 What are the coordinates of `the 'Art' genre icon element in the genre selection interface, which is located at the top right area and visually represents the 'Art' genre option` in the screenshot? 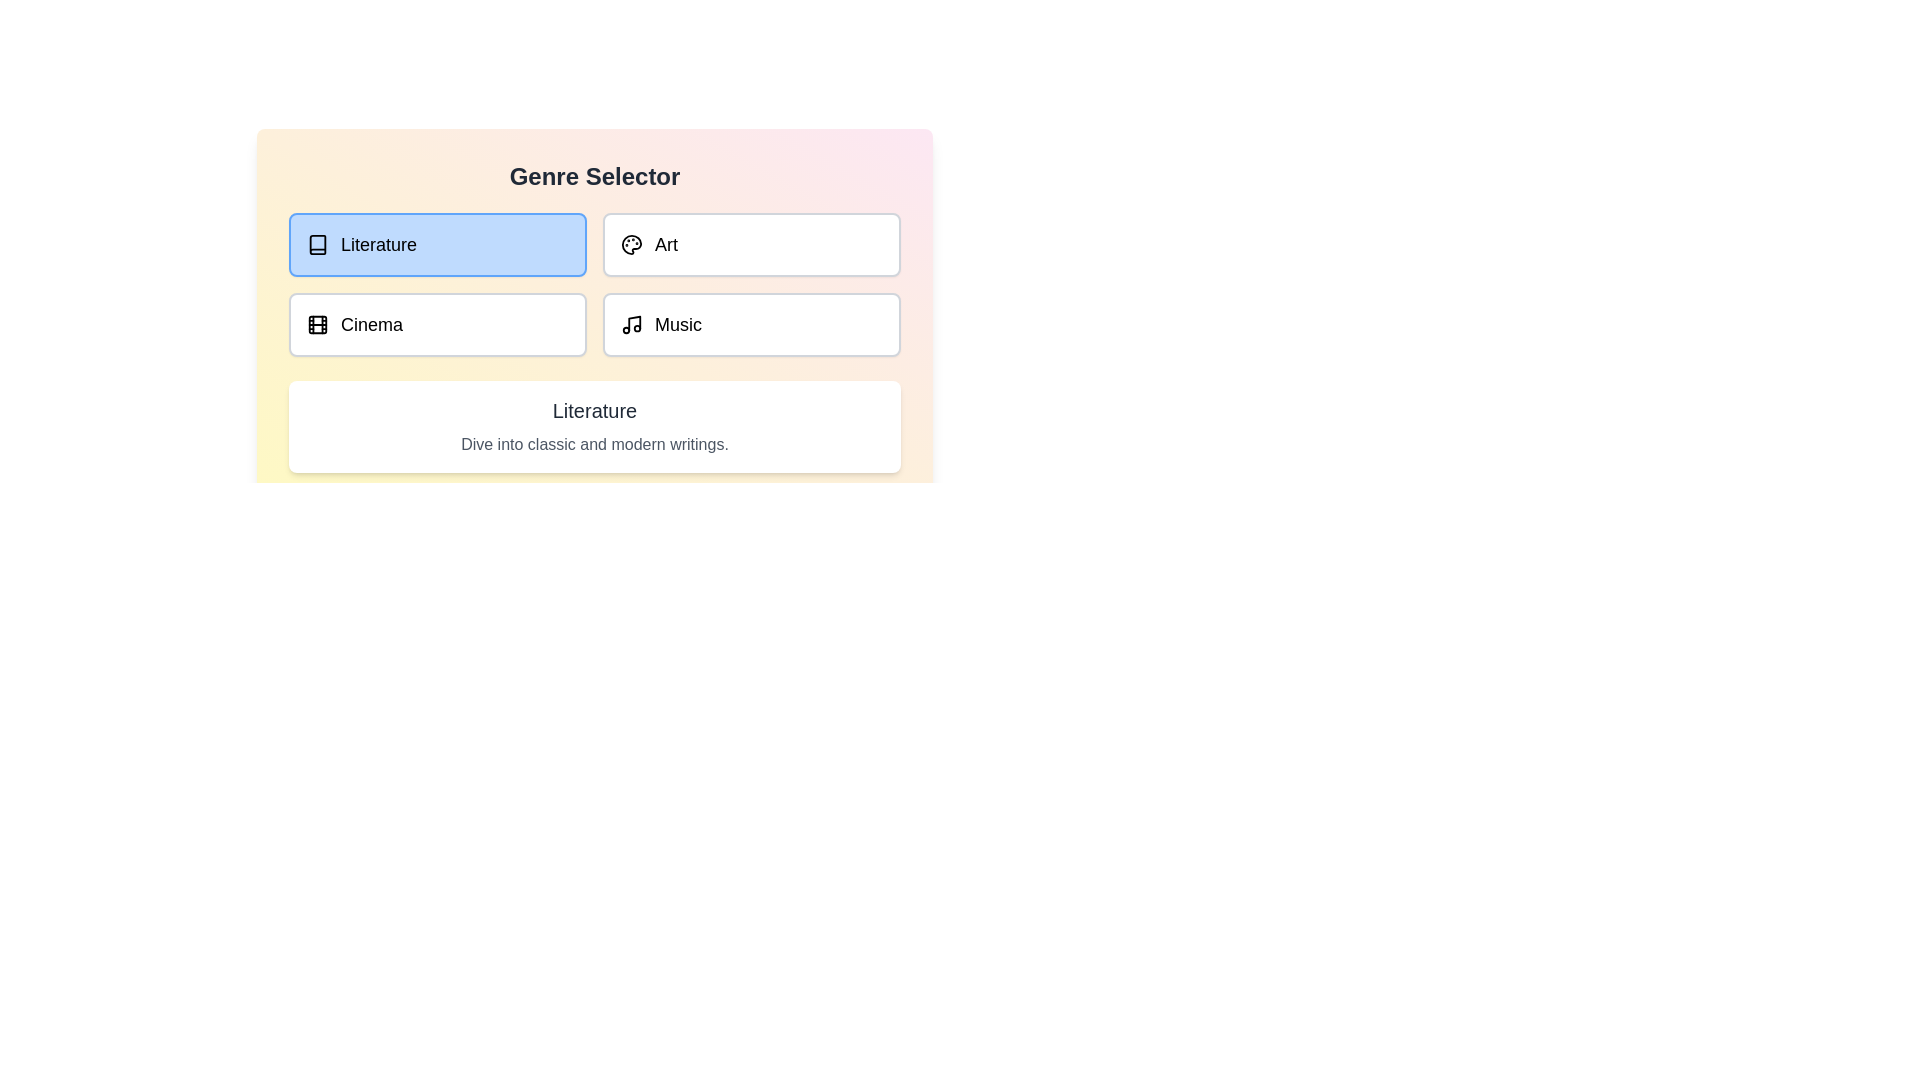 It's located at (631, 244).